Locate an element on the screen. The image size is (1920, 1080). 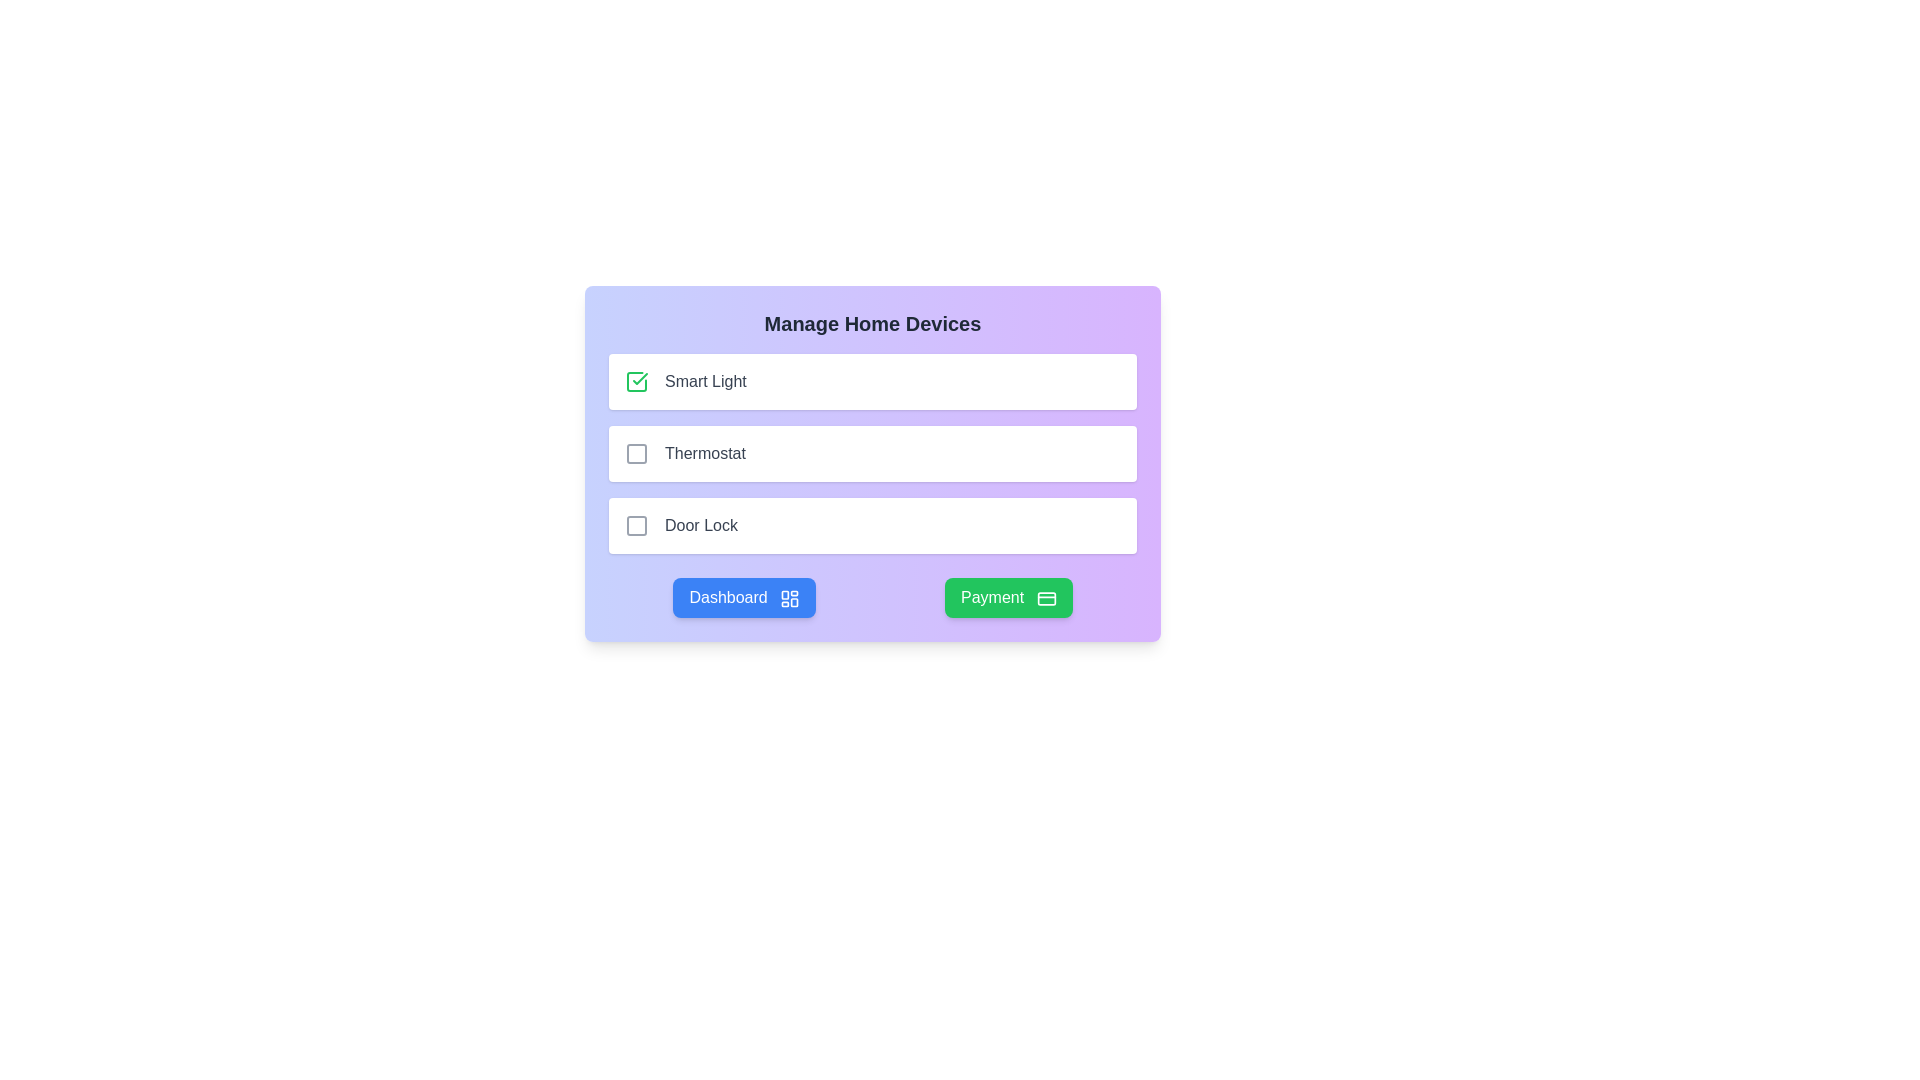
the left button in the bottom group of the card interface is located at coordinates (743, 596).